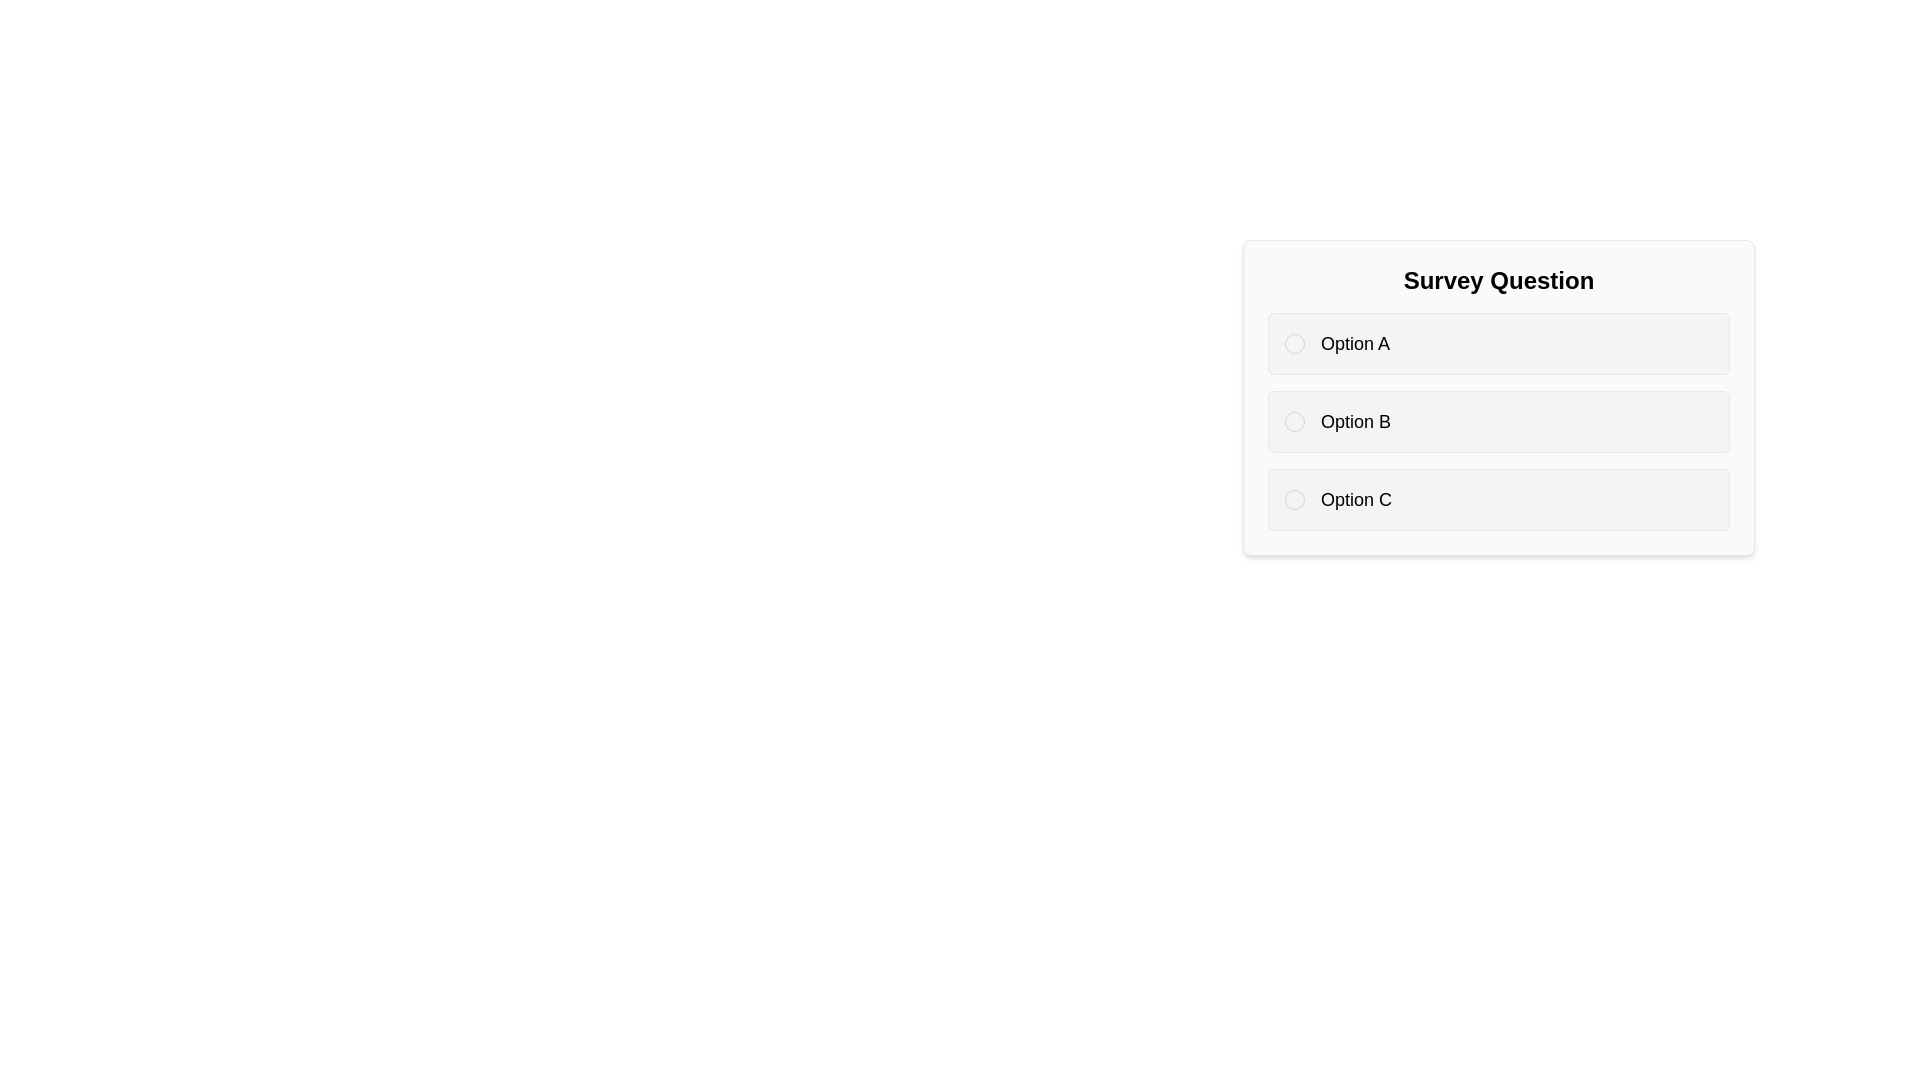 This screenshot has width=1920, height=1080. I want to click on the radio button for 'Option C', so click(1295, 499).